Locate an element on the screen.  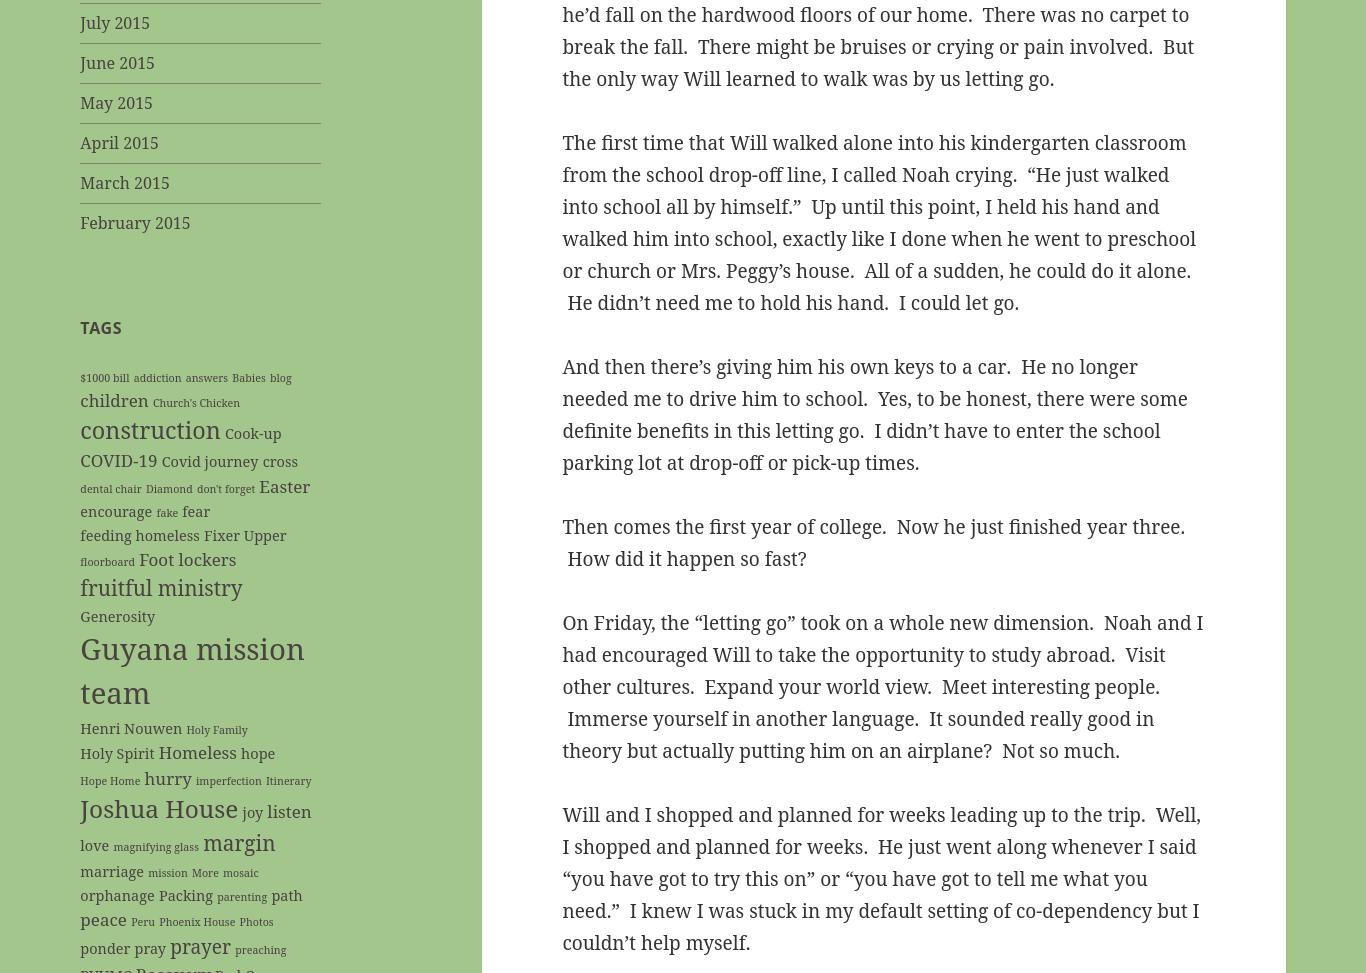
'March 2015' is located at coordinates (80, 183).